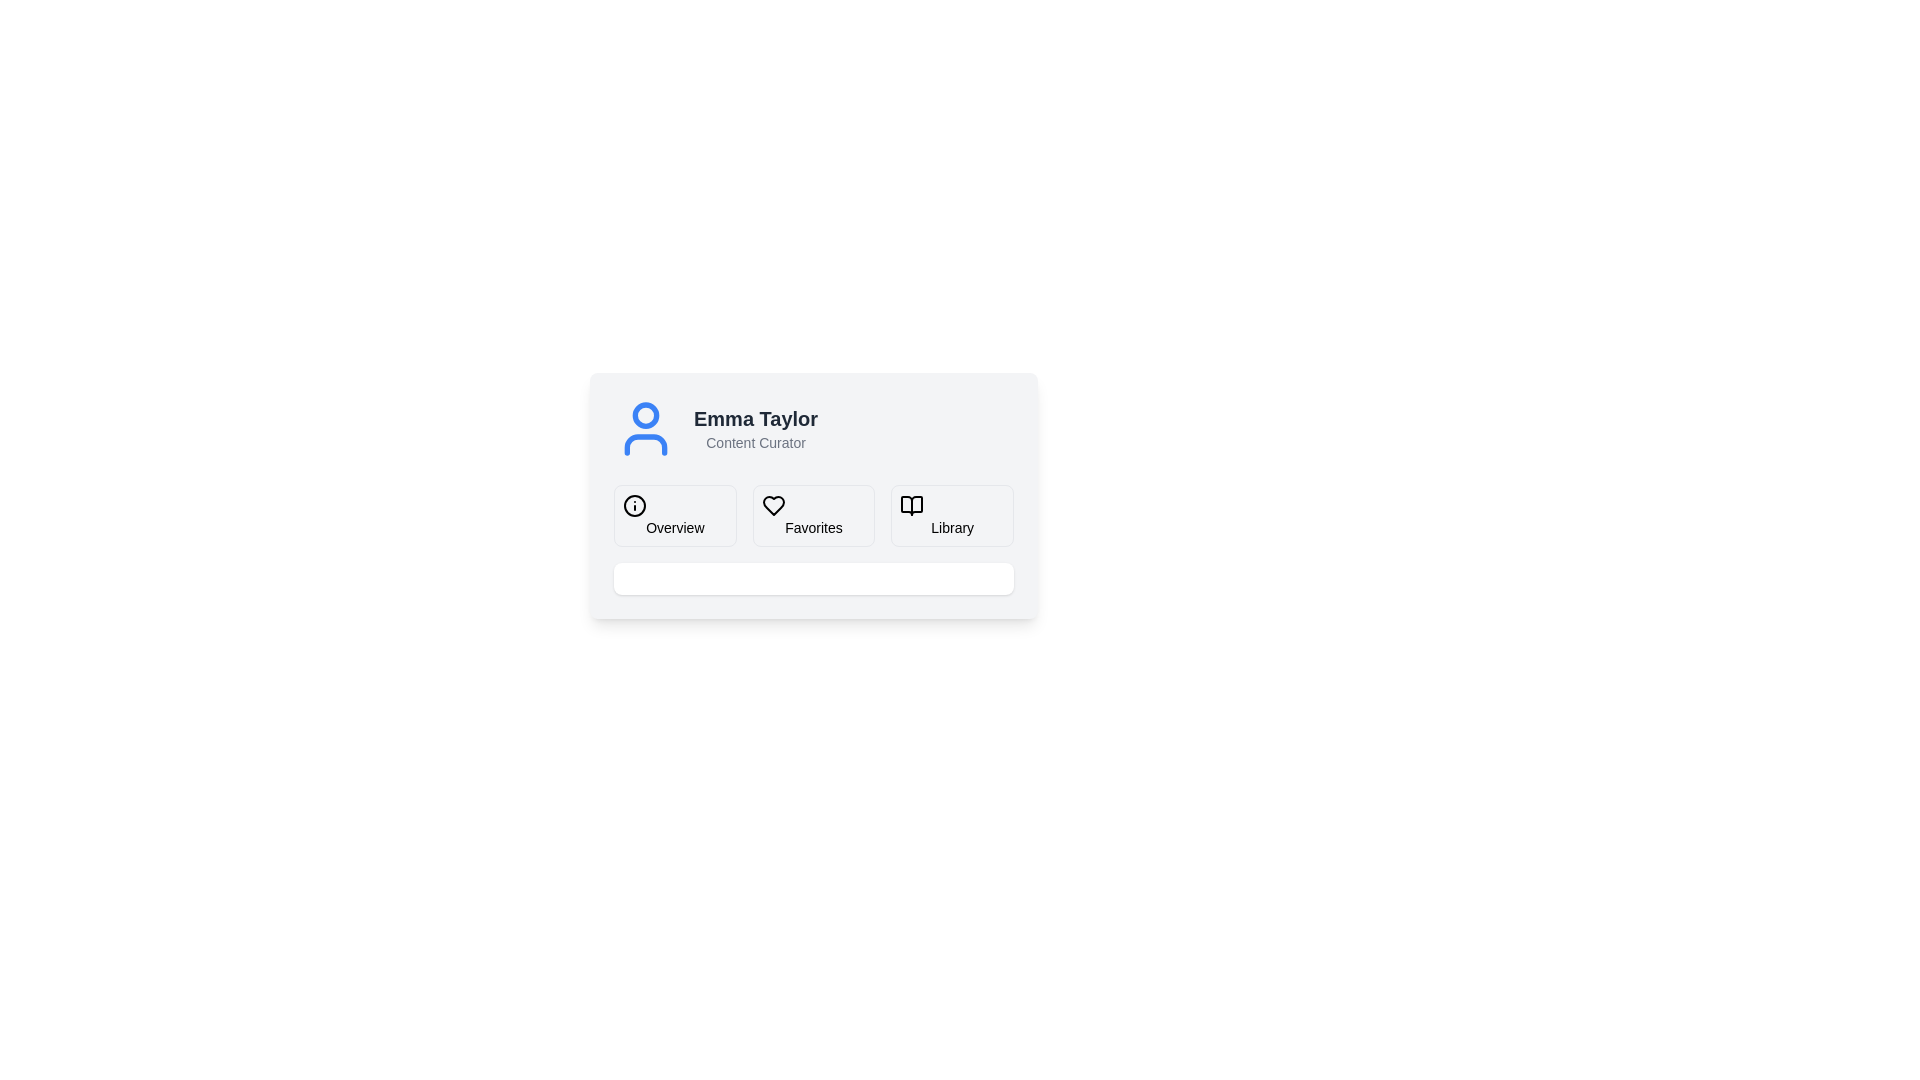 The image size is (1920, 1080). Describe the element at coordinates (633, 504) in the screenshot. I see `the information icon located to the left of the 'Overview' text in the Overview section of the user profile card for Emma Taylor` at that location.